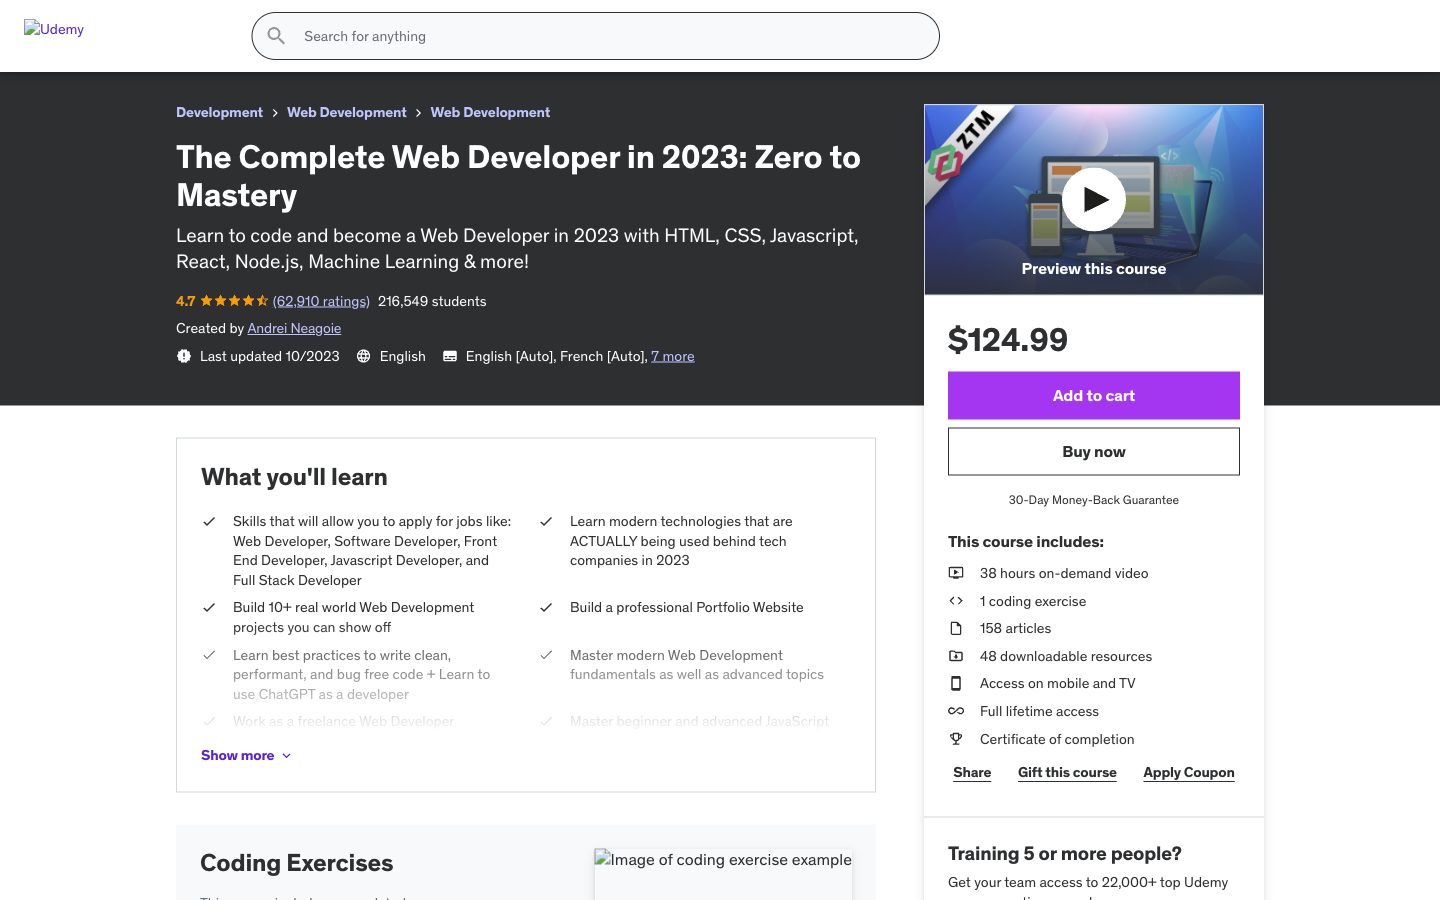  What do you see at coordinates (1197, 103) in the screenshot?
I see `Locate and select the top trending topic` at bounding box center [1197, 103].